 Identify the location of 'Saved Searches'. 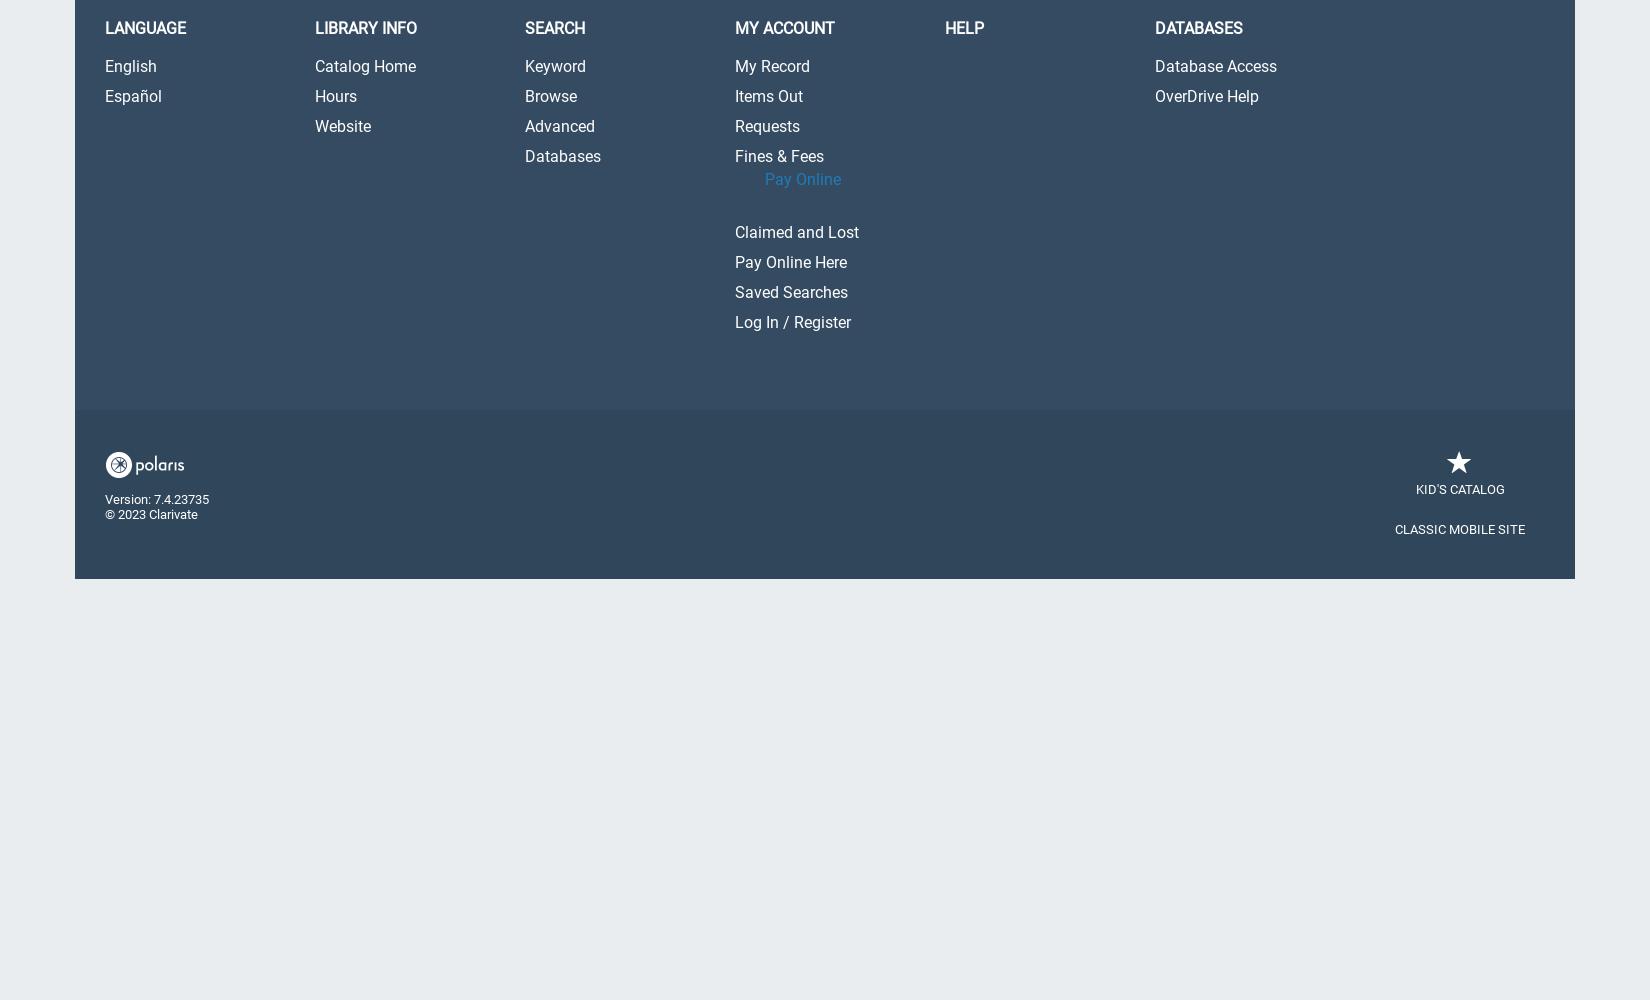
(790, 292).